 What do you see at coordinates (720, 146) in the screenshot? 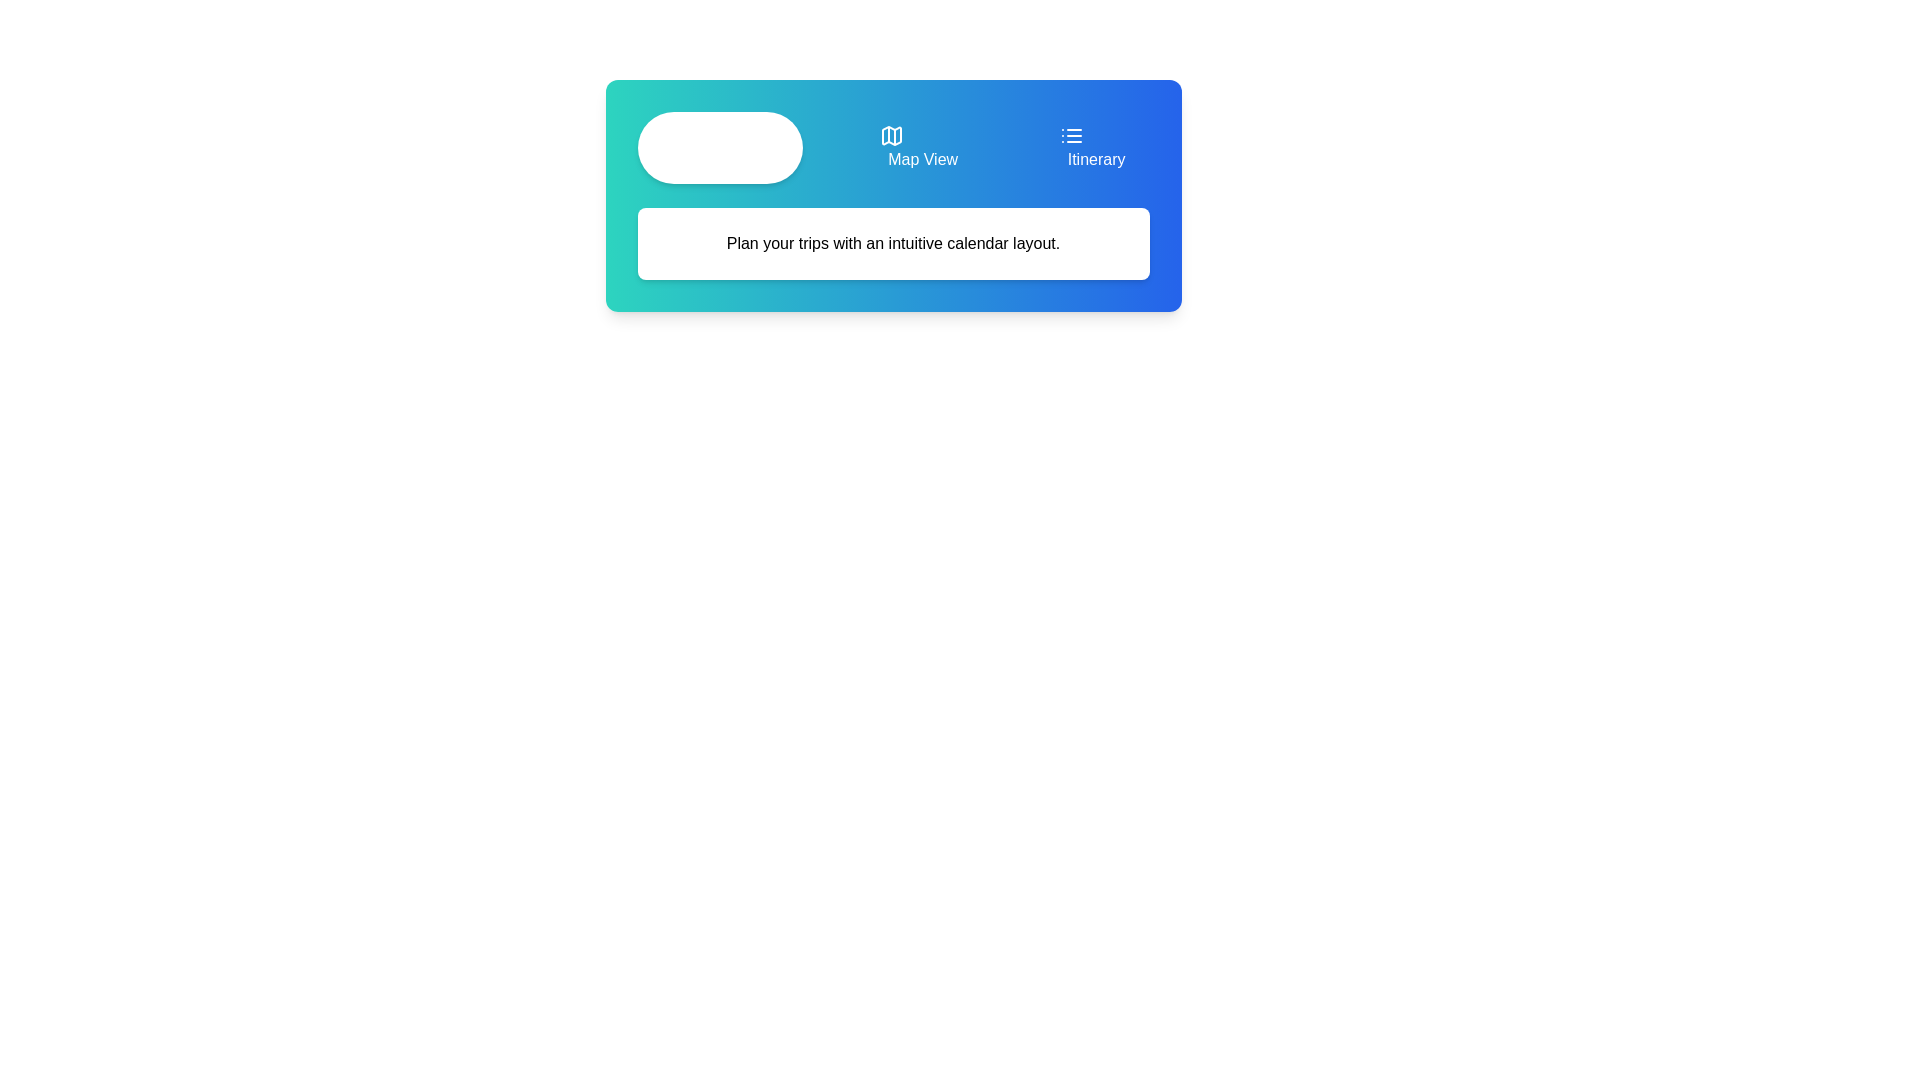
I see `the Calendar View tab by clicking on its button` at bounding box center [720, 146].